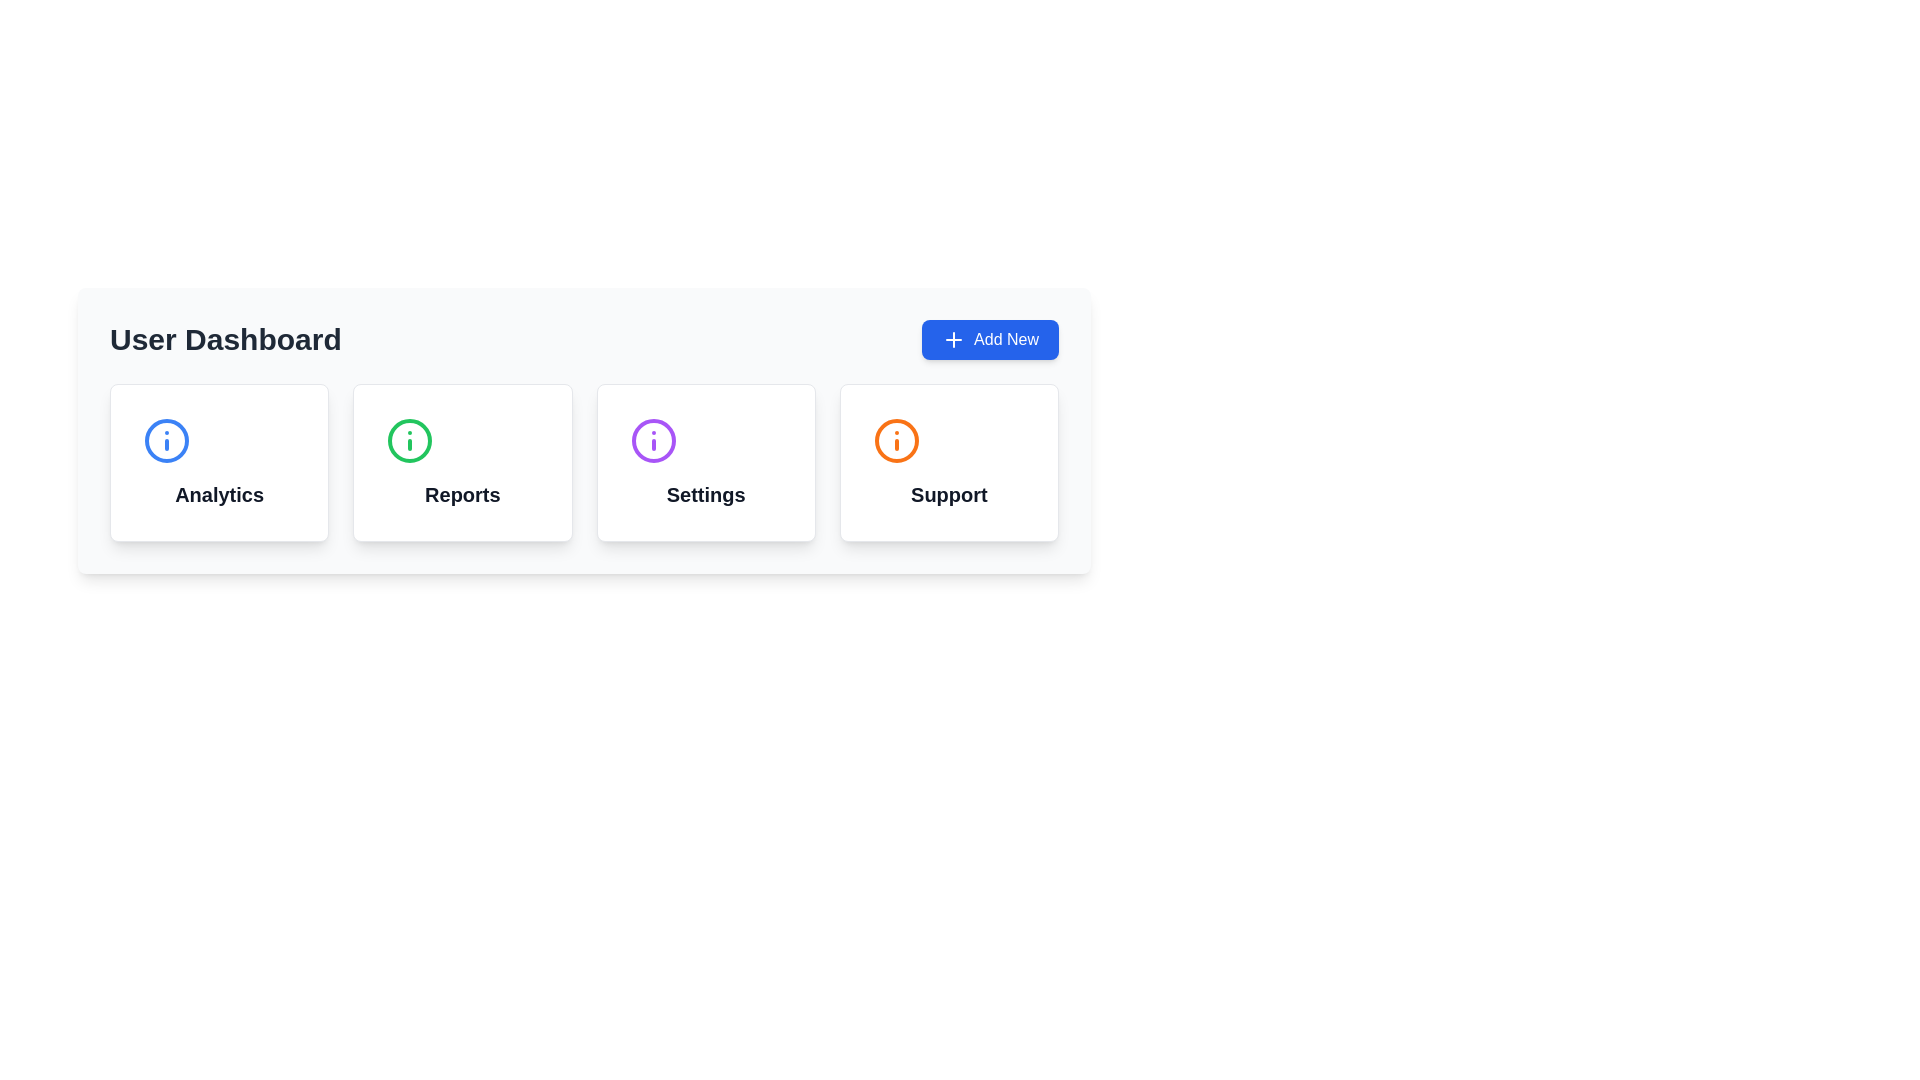  What do you see at coordinates (653, 439) in the screenshot?
I see `the purple outlined circle icon with a lowercase 'i' in the center located in the 'Settings' section` at bounding box center [653, 439].